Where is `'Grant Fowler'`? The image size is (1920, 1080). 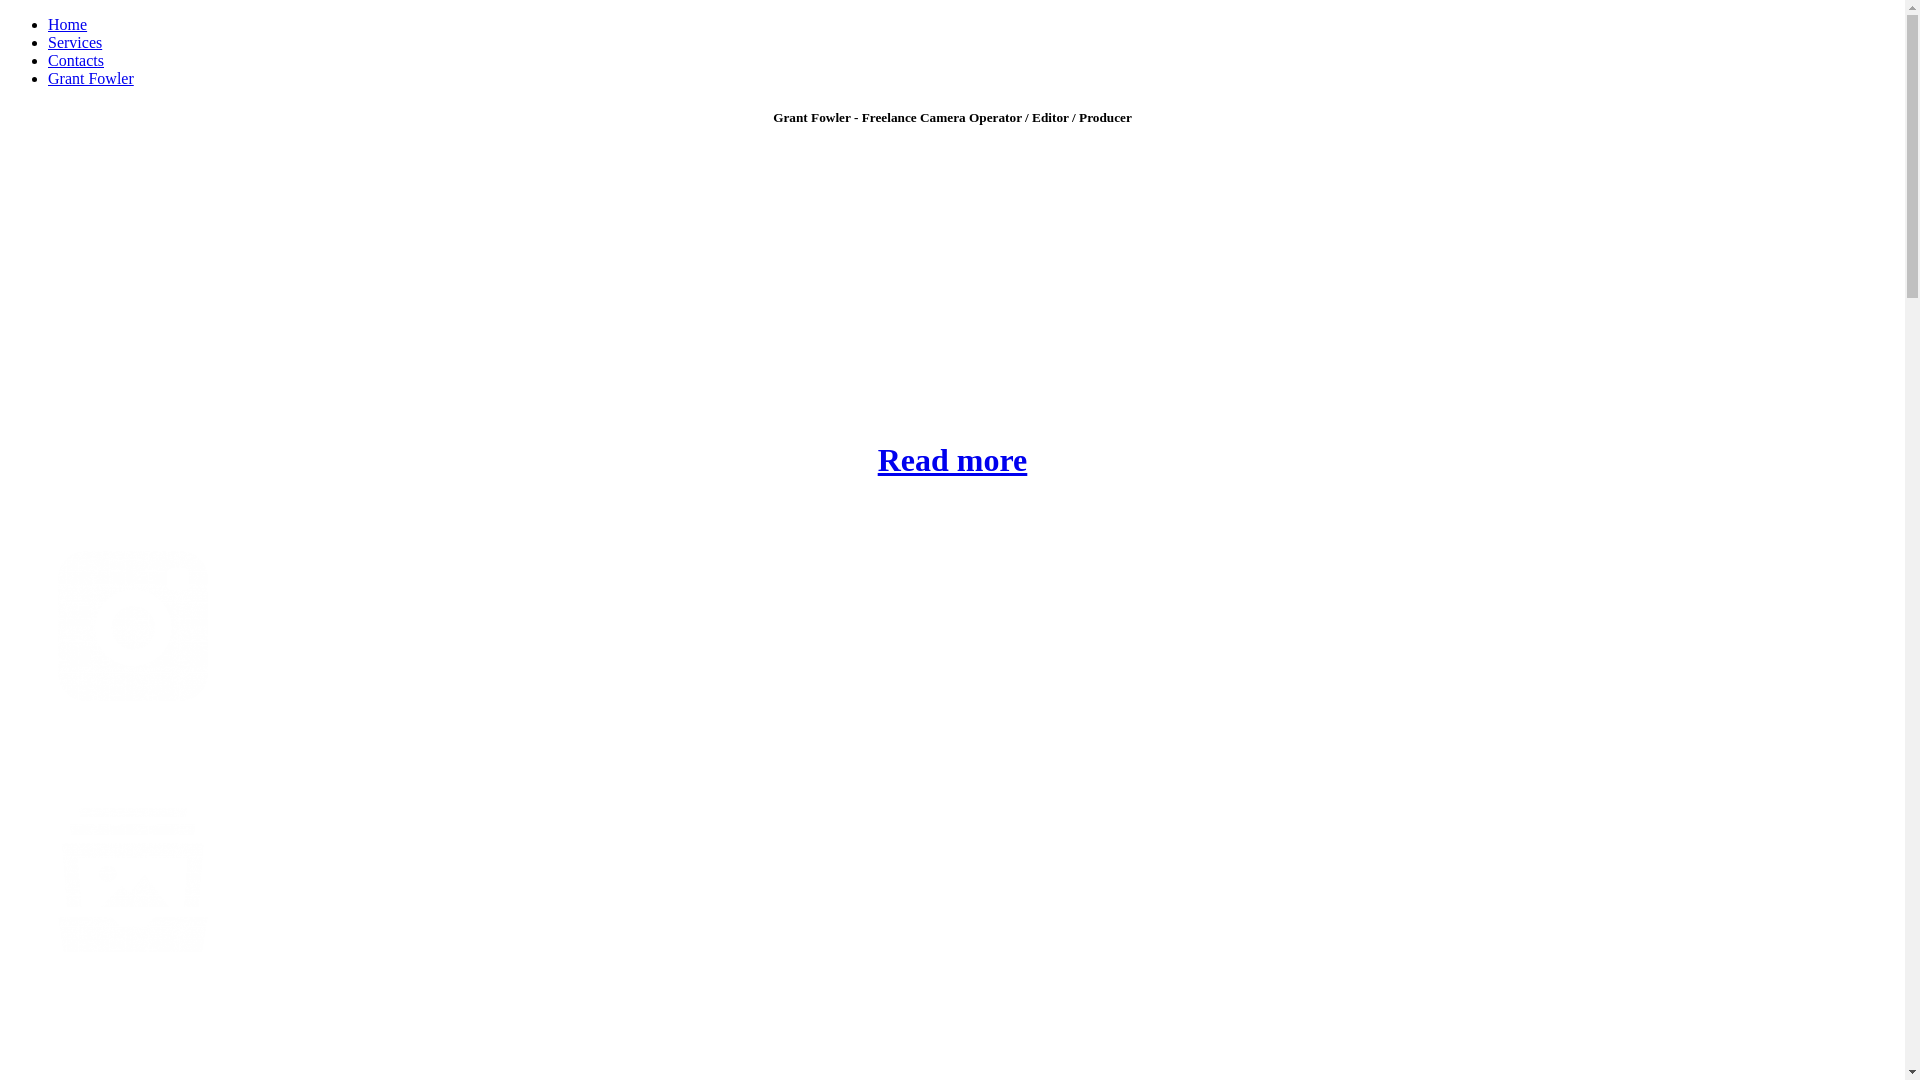
'Grant Fowler' is located at coordinates (48, 77).